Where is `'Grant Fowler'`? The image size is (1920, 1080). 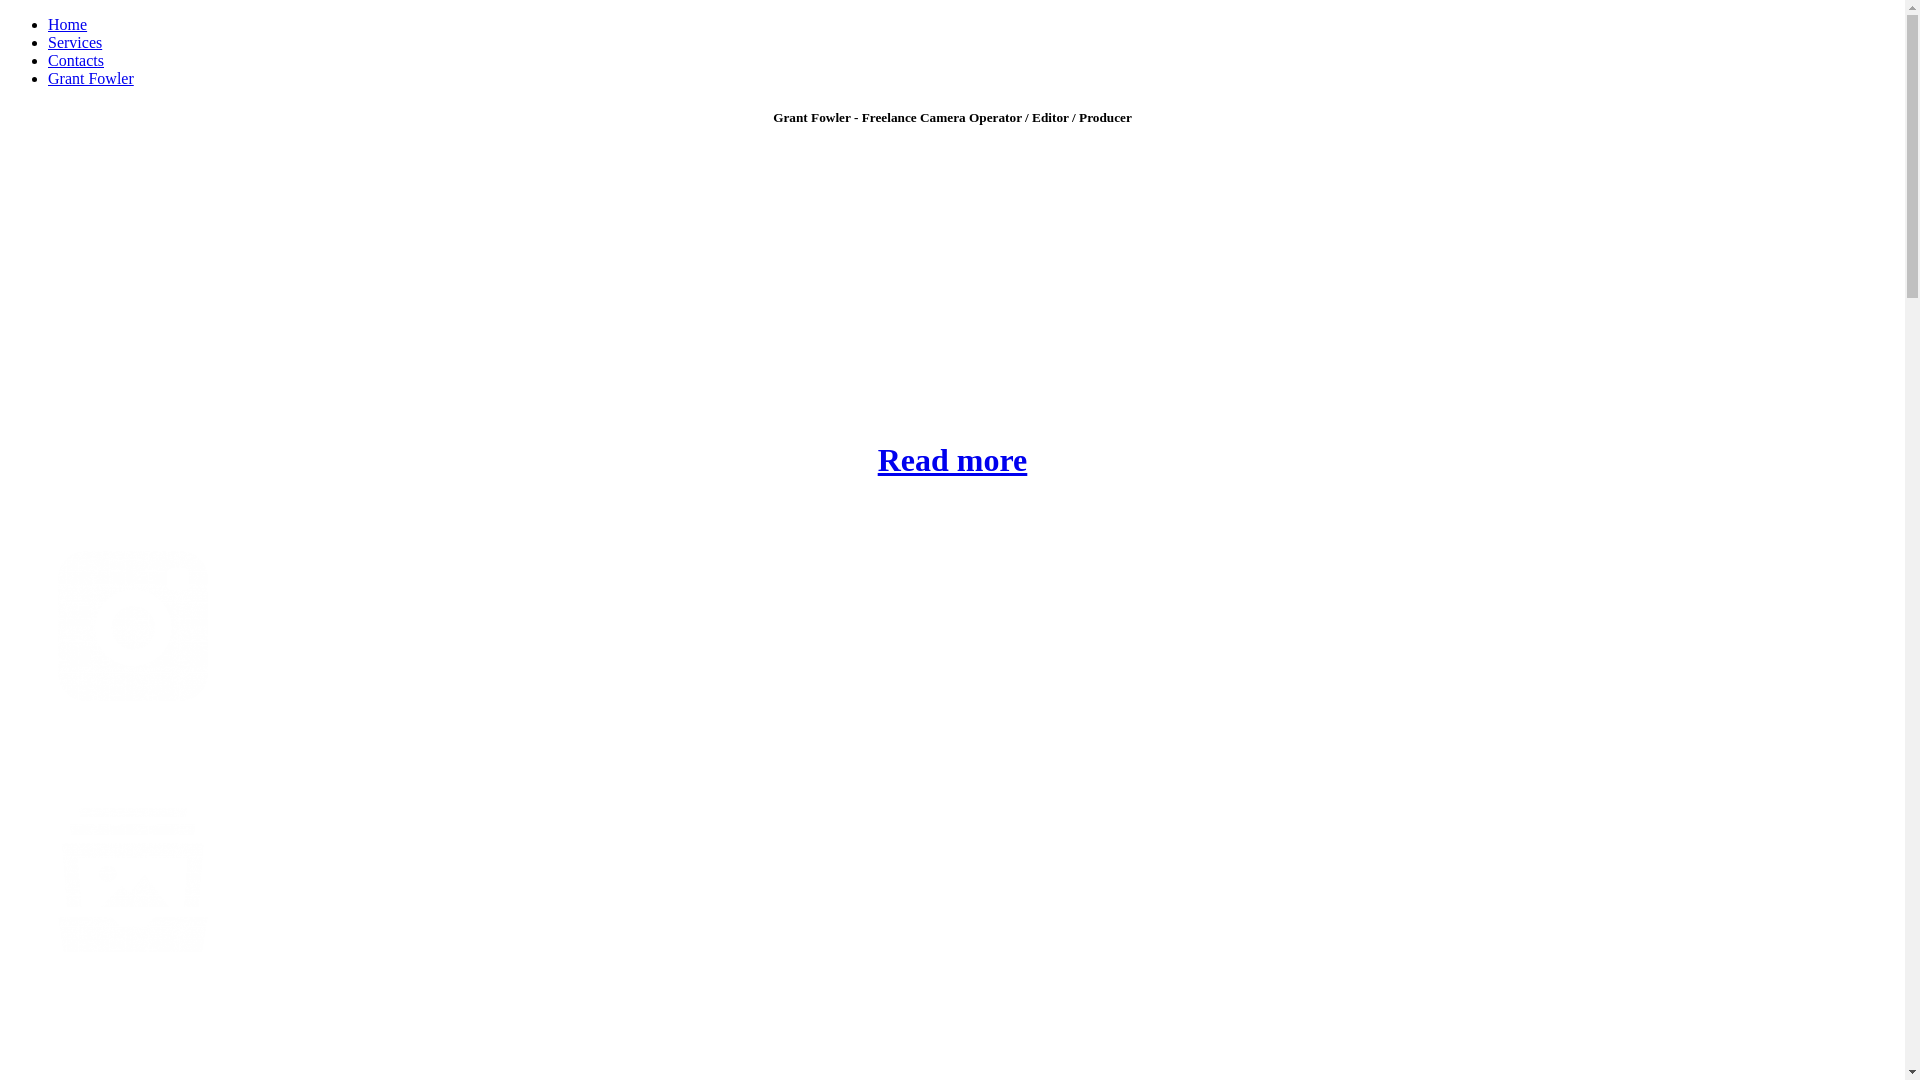
'Grant Fowler' is located at coordinates (48, 77).